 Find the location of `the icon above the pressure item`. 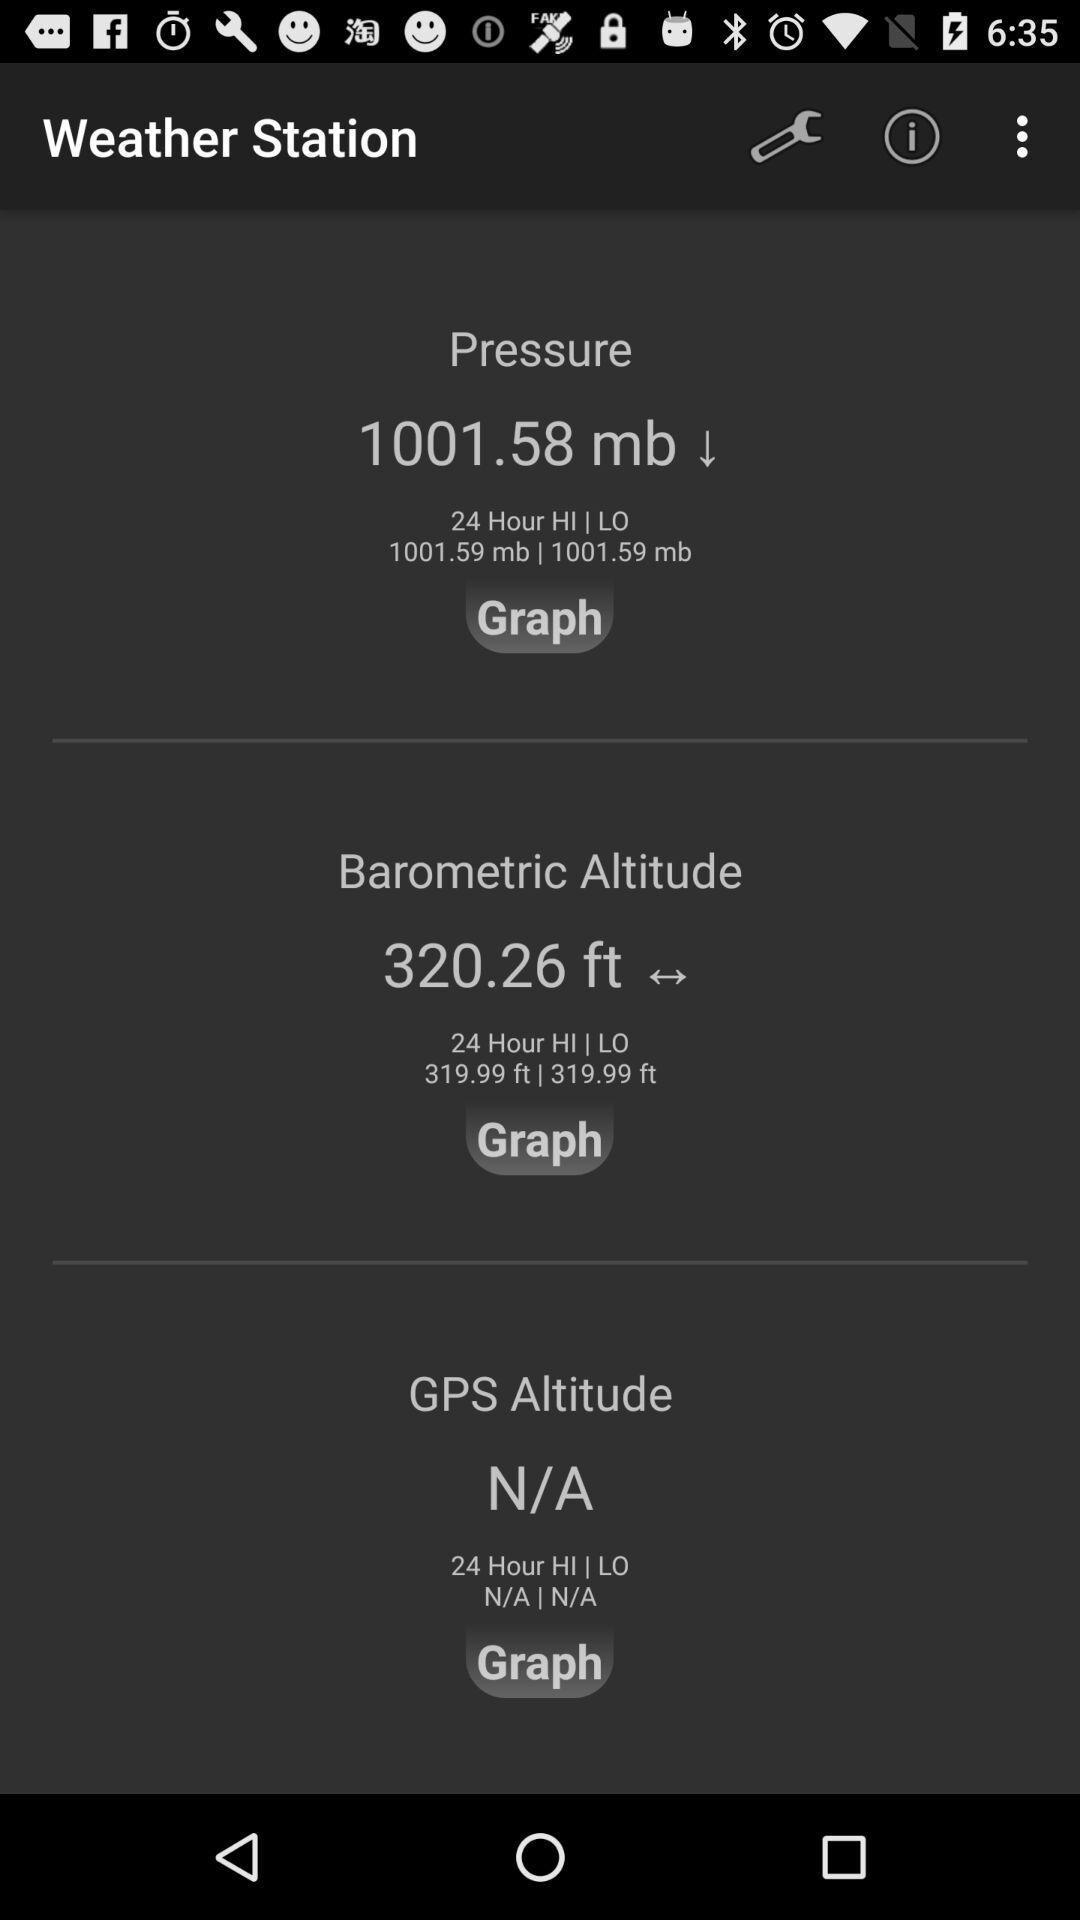

the icon above the pressure item is located at coordinates (1027, 135).